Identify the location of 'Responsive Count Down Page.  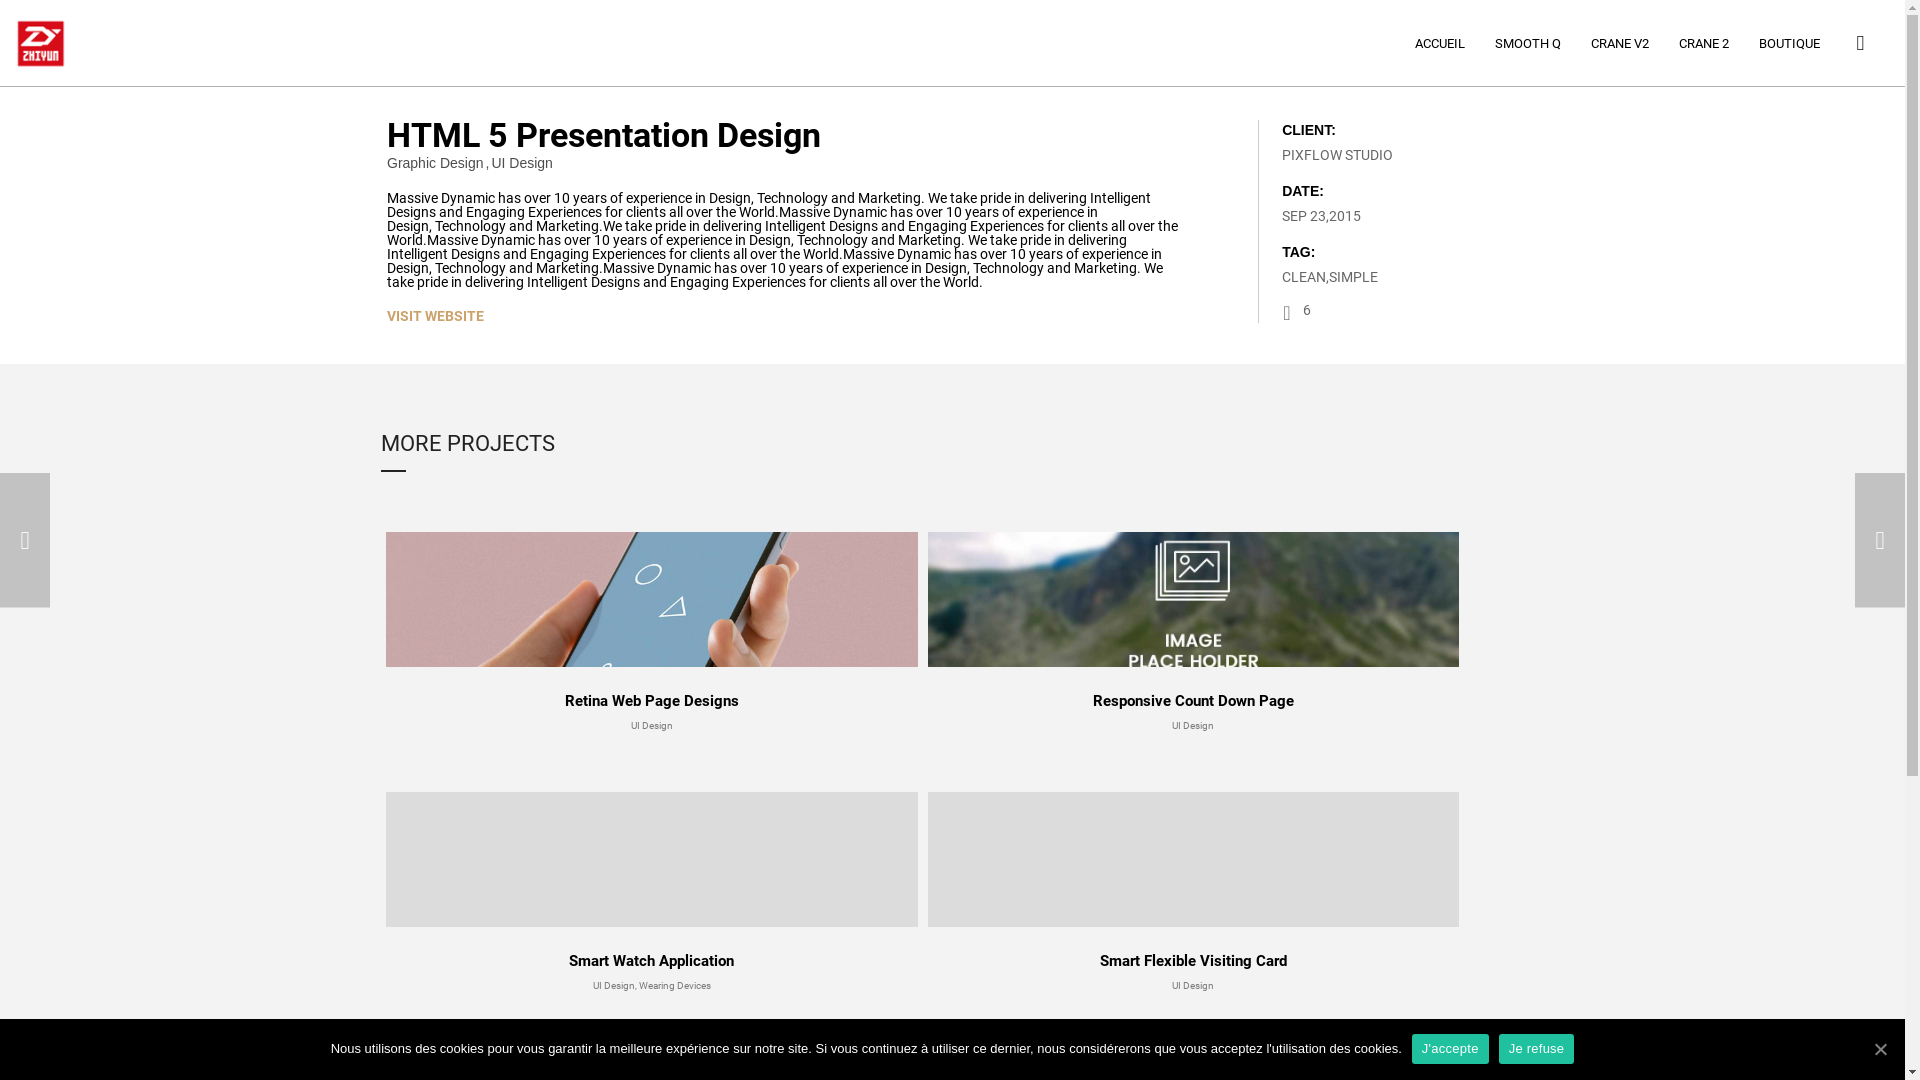
(1194, 632).